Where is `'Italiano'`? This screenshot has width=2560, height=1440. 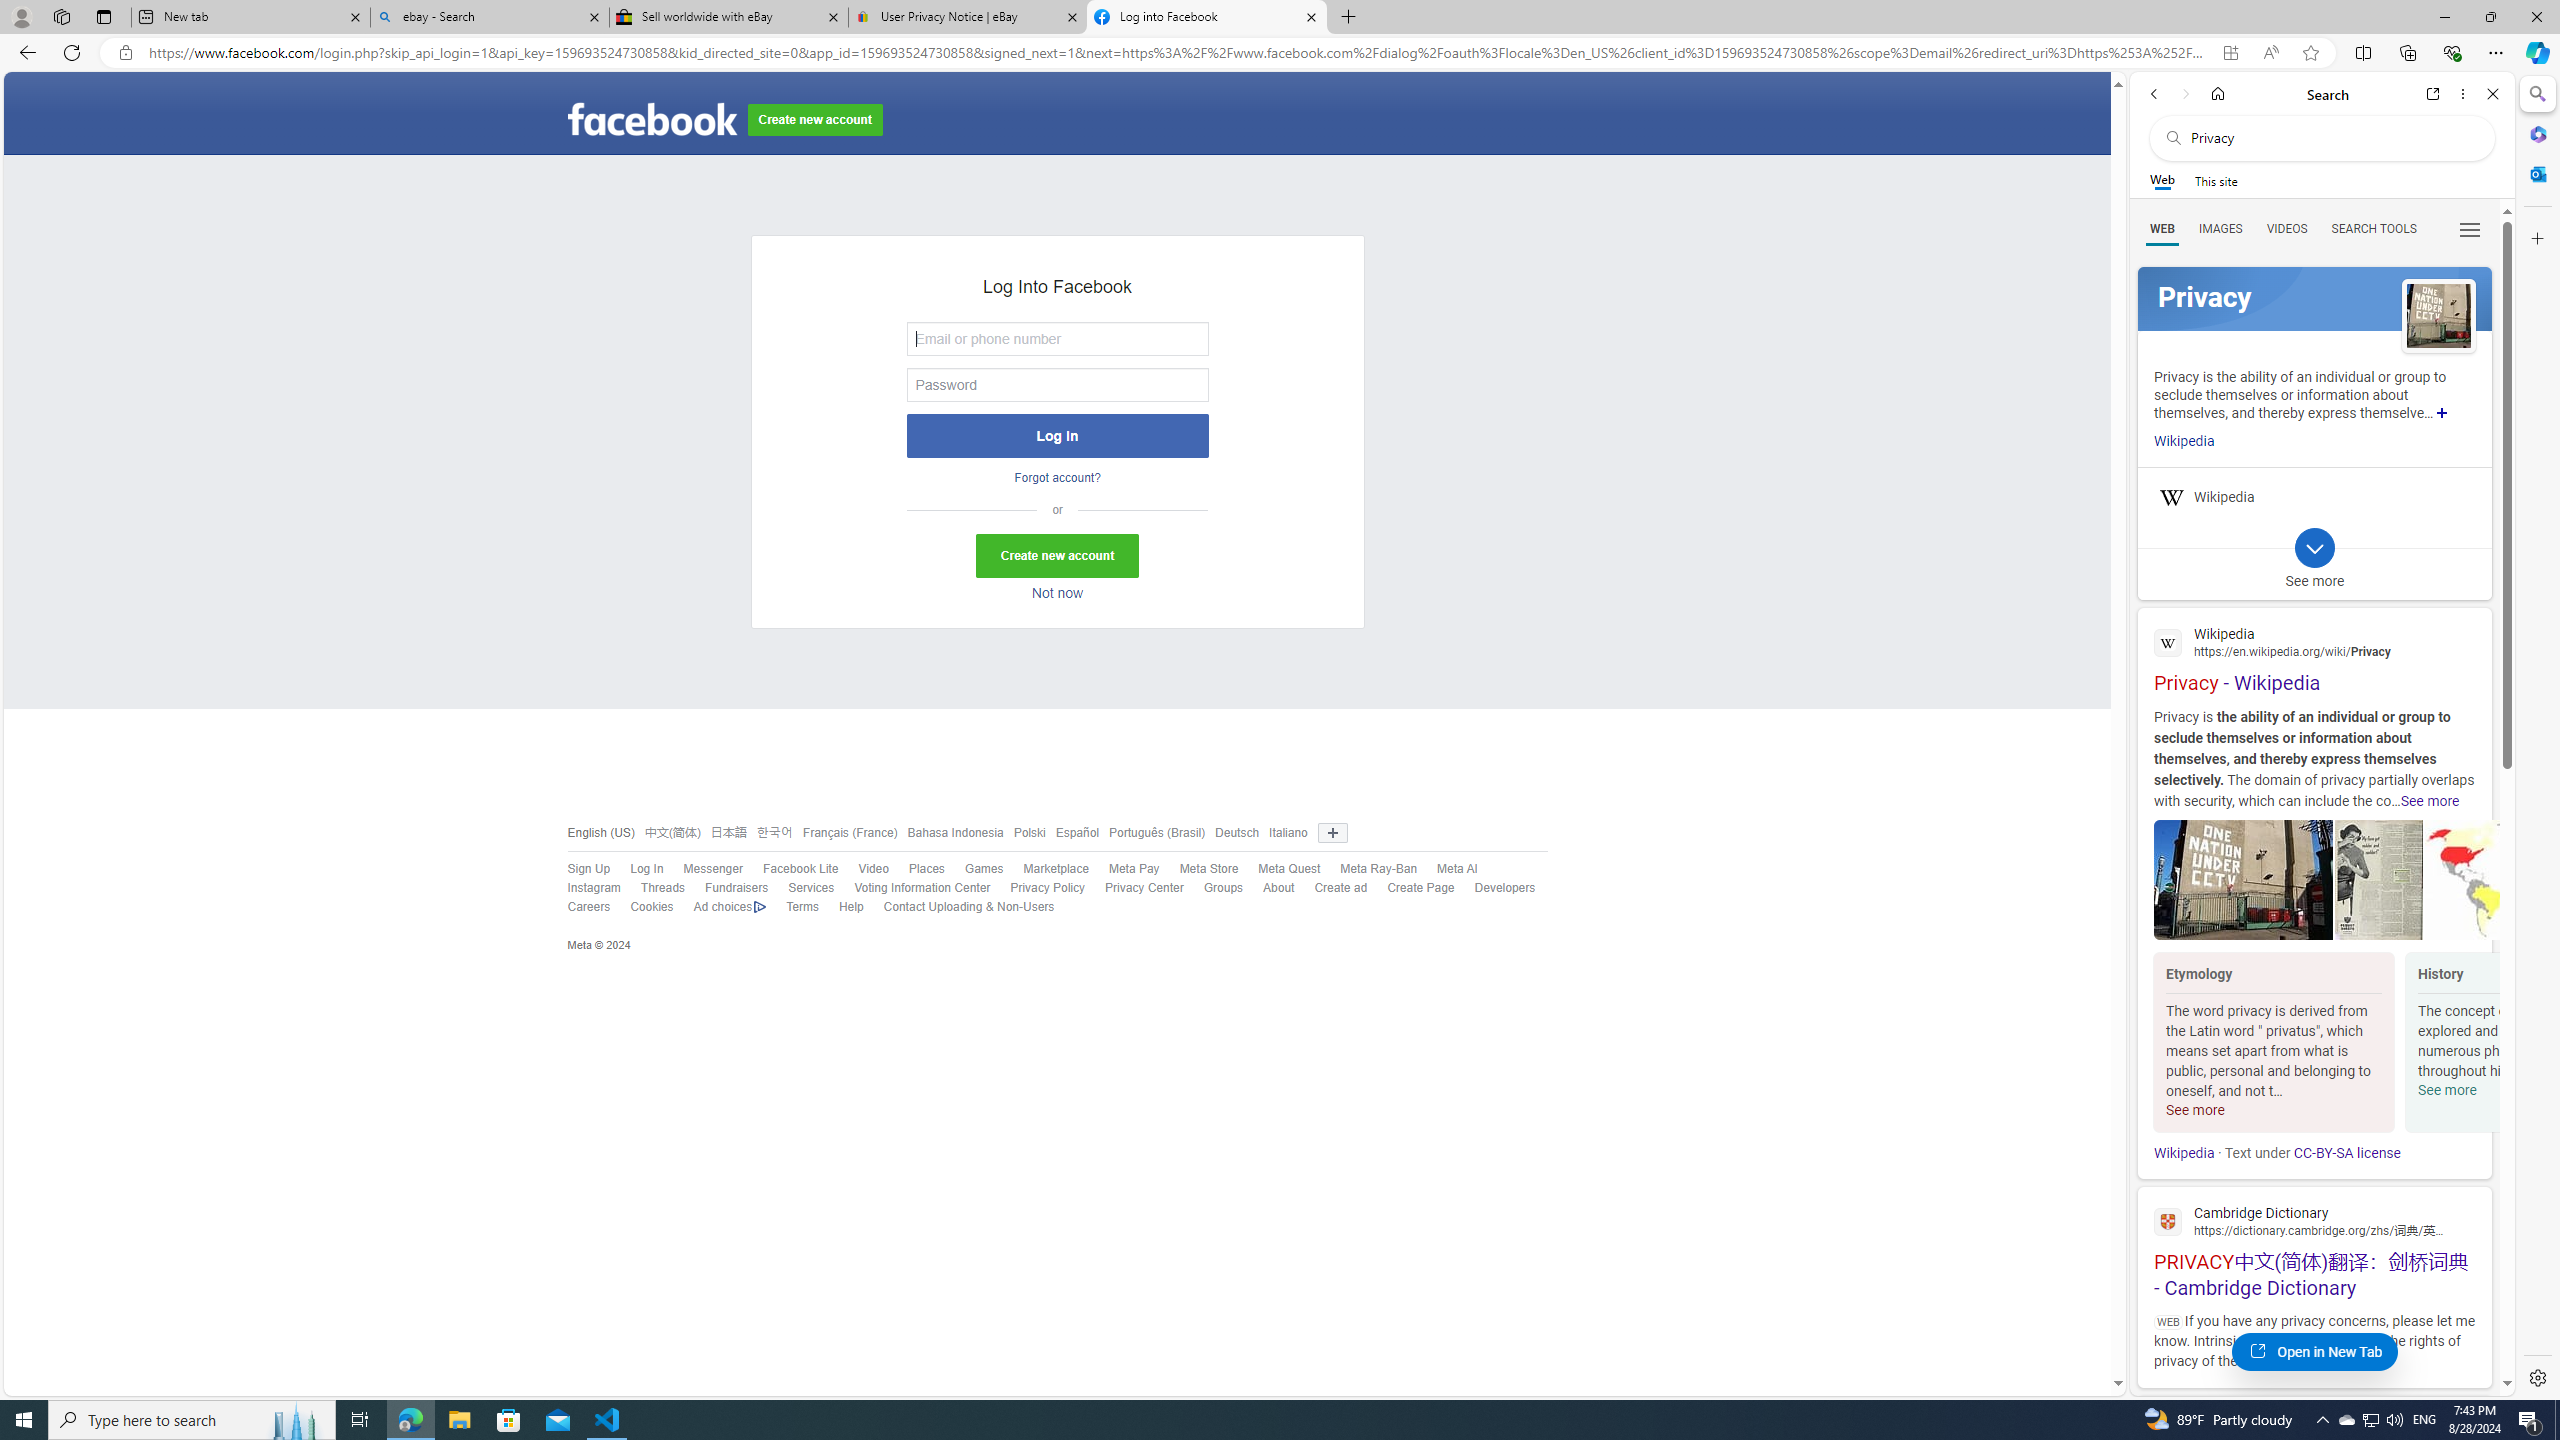 'Italiano' is located at coordinates (1288, 831).